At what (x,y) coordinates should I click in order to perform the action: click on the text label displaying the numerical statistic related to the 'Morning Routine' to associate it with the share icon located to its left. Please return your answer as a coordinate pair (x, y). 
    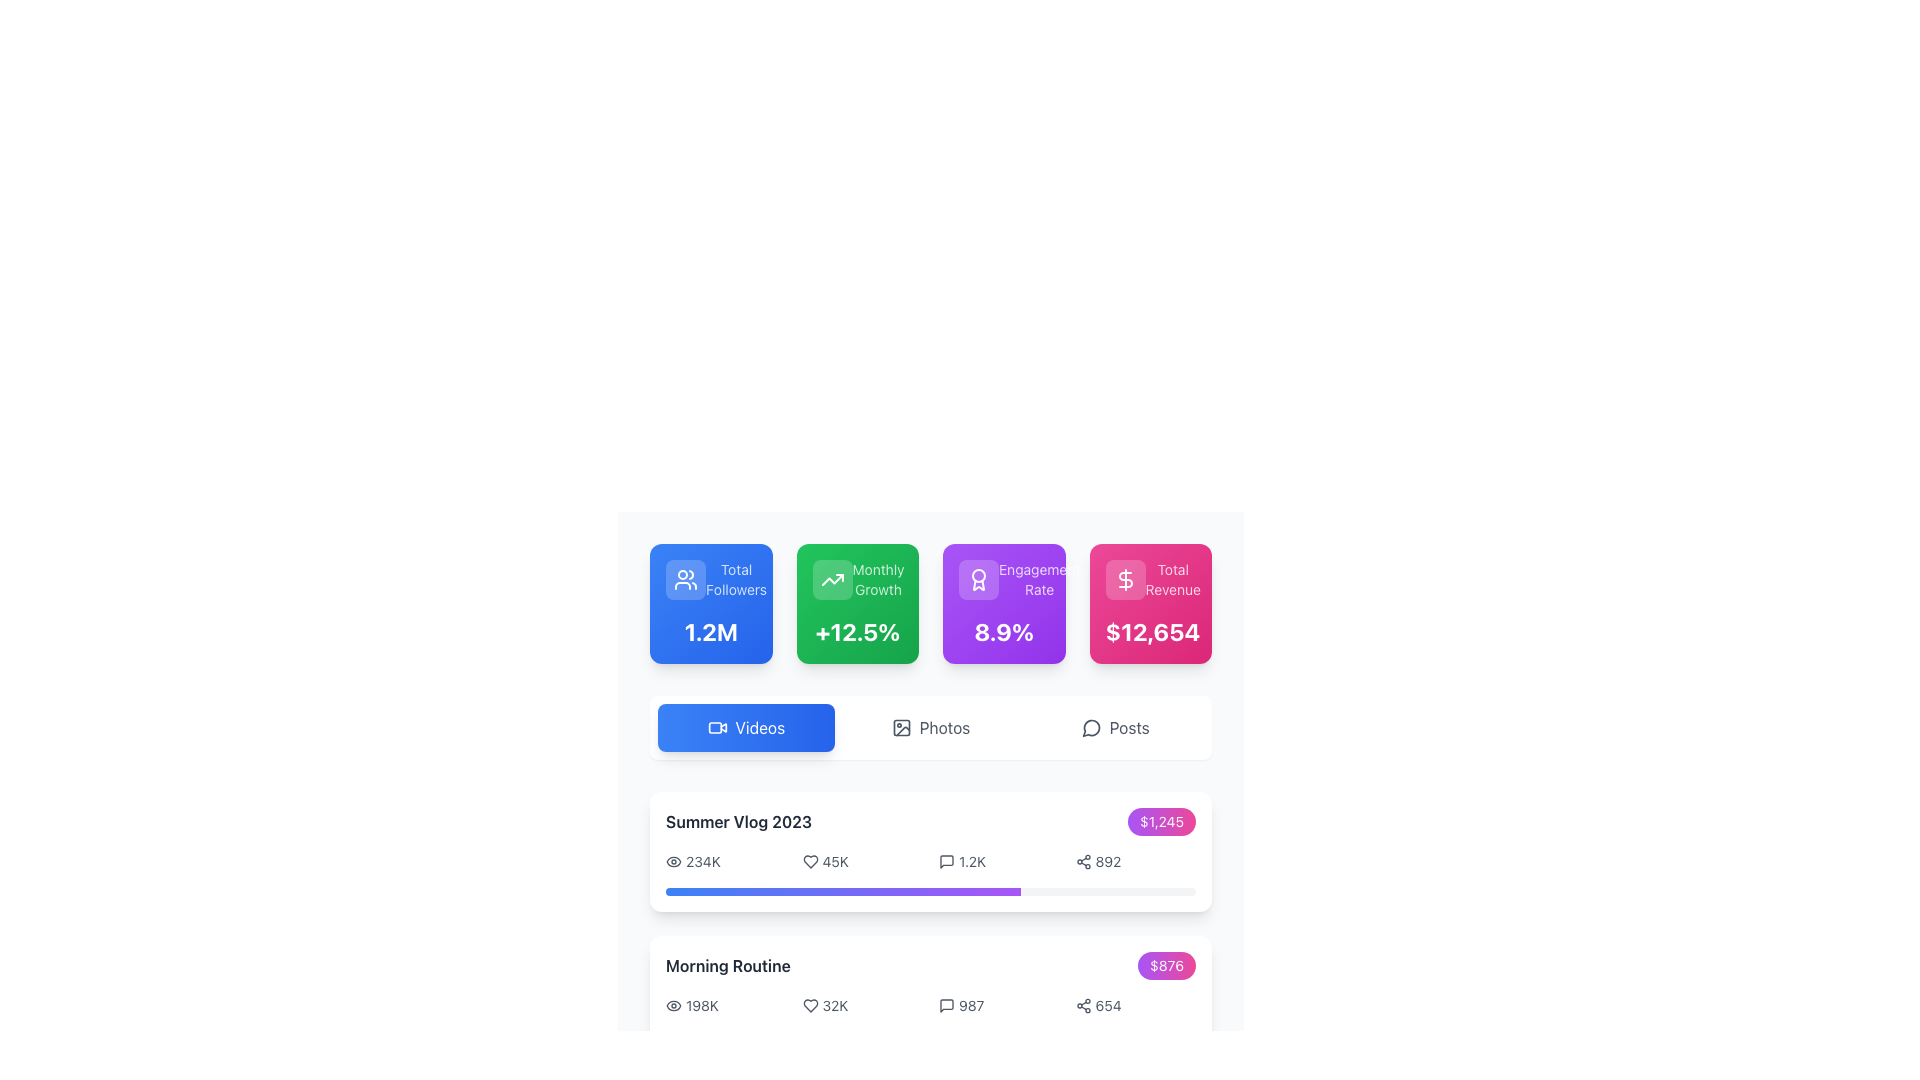
    Looking at the image, I should click on (1107, 1006).